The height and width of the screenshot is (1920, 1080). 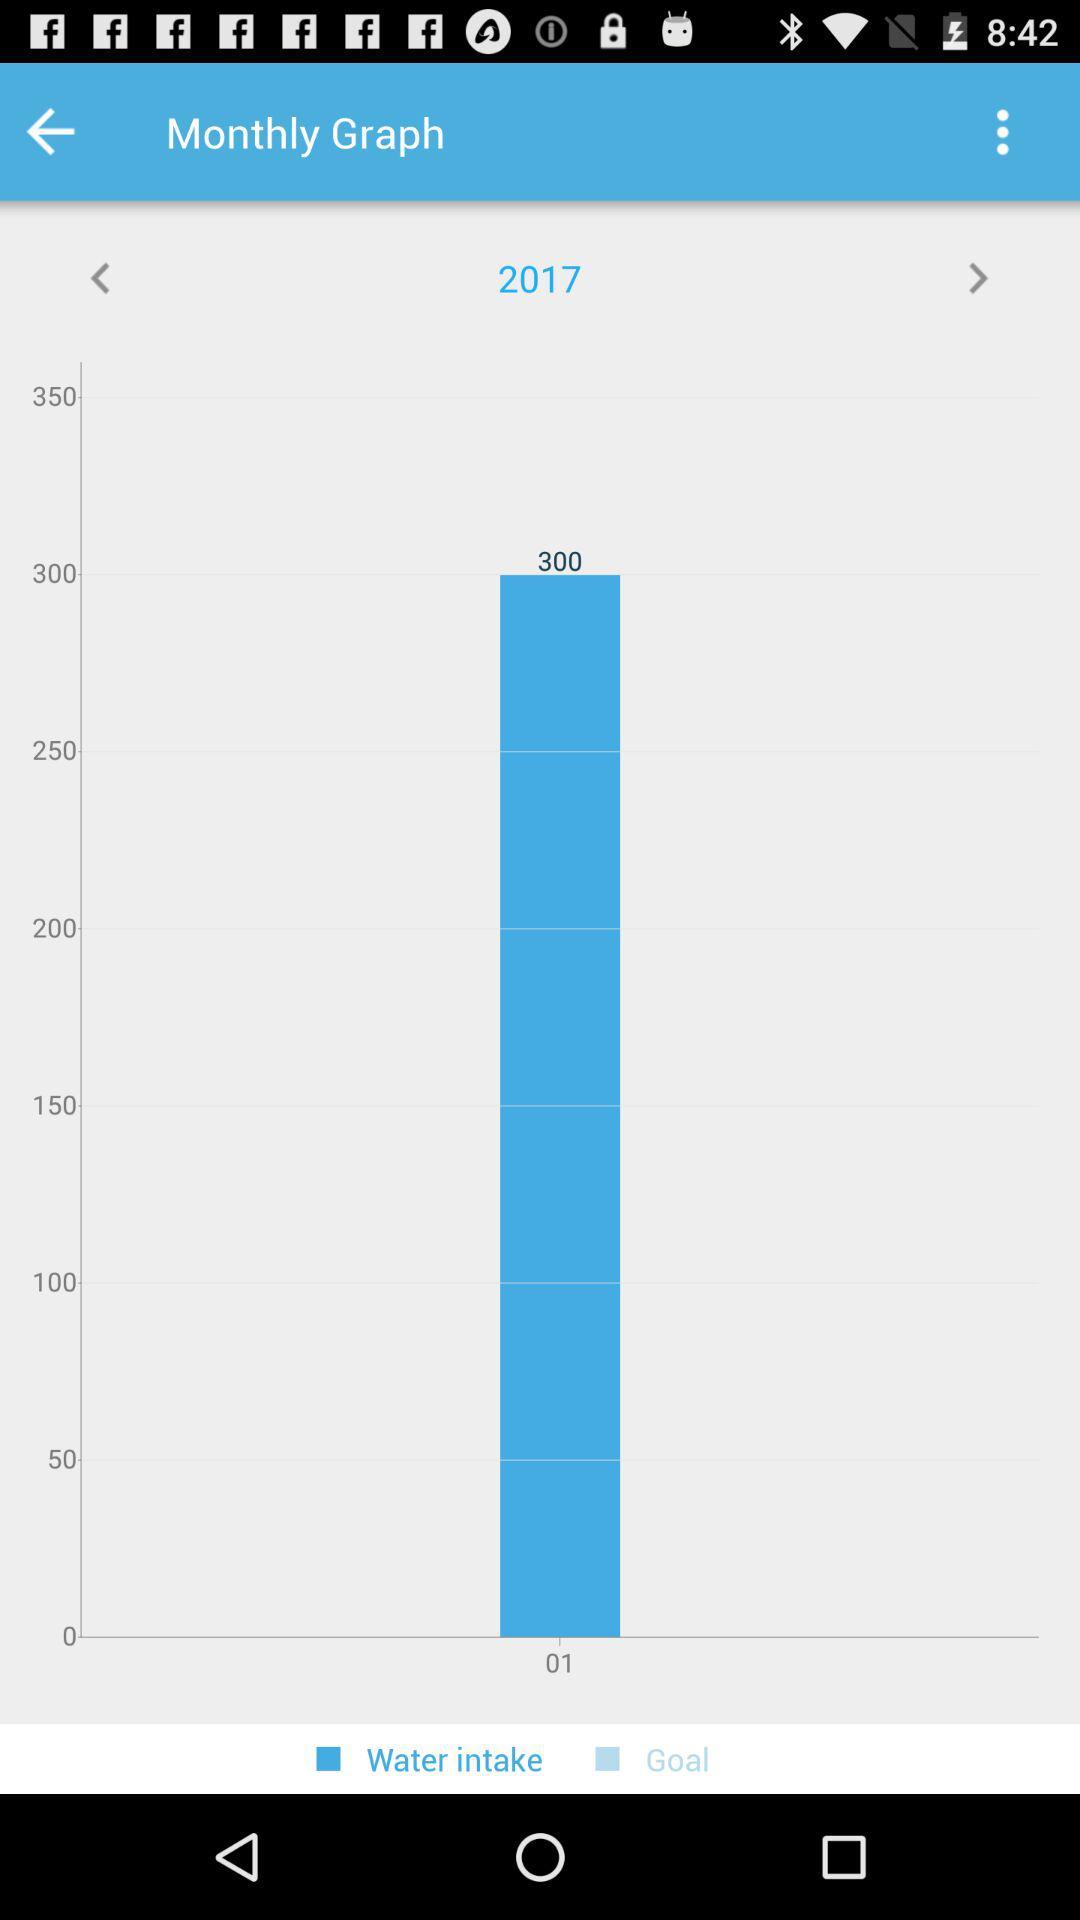 I want to click on the app below the monthly graph item, so click(x=977, y=277).